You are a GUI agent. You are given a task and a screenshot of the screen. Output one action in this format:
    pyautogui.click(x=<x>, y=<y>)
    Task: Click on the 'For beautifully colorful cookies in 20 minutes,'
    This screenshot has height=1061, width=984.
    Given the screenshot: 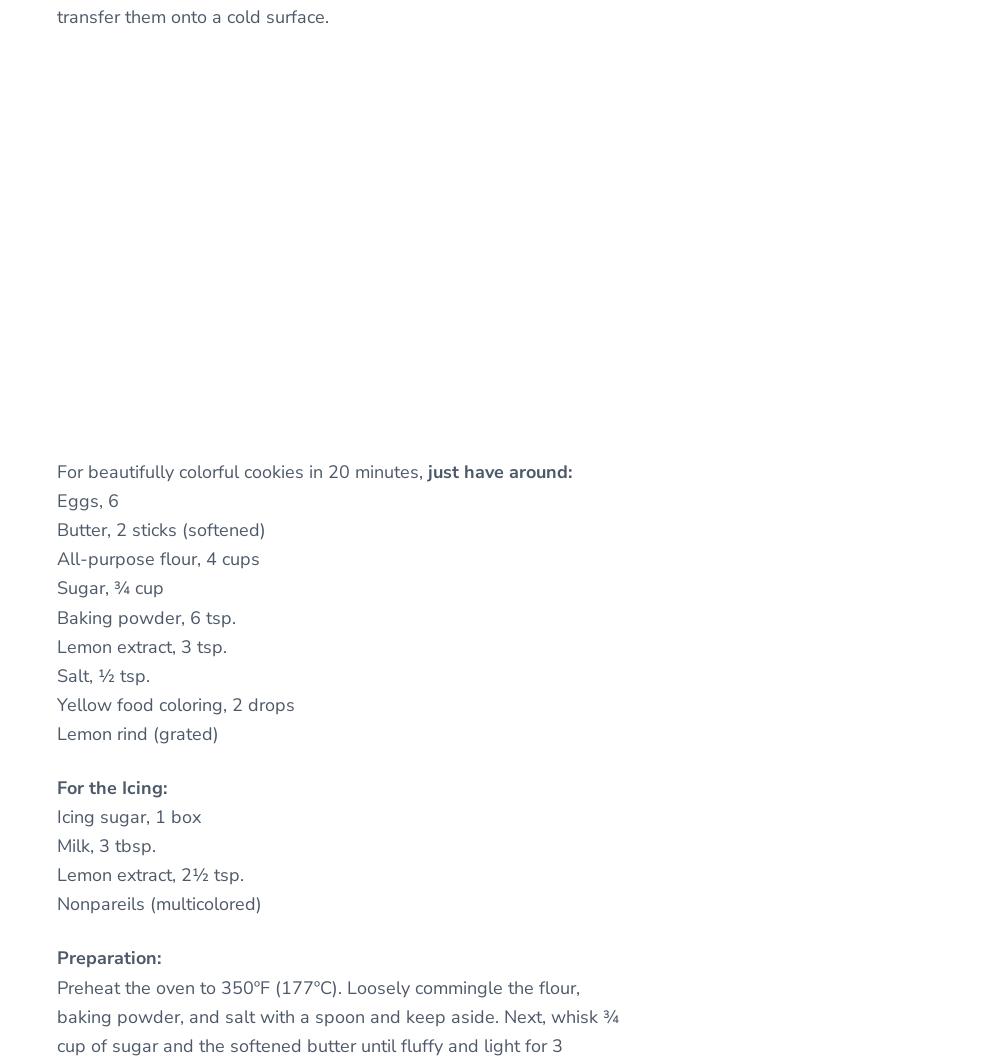 What is the action you would take?
    pyautogui.click(x=242, y=472)
    